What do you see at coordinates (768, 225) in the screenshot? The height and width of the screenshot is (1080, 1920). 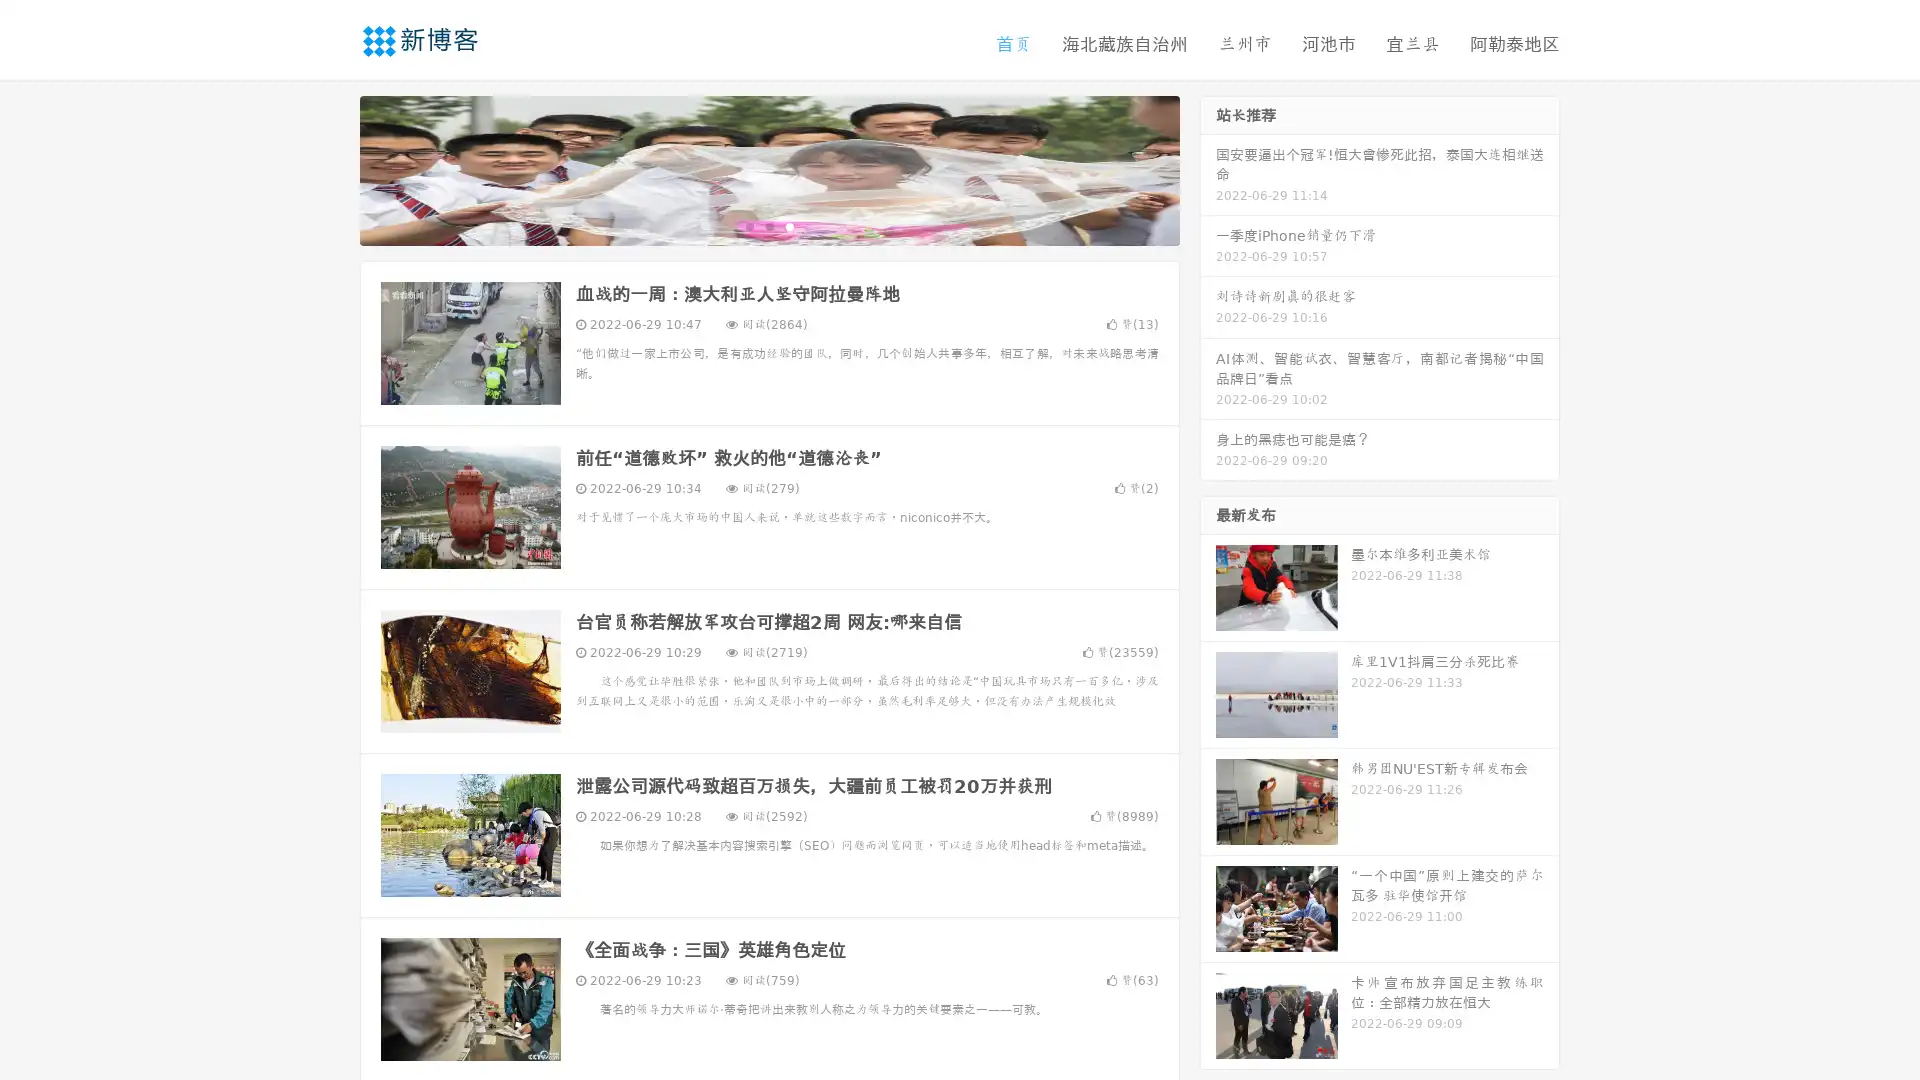 I see `Go to slide 2` at bounding box center [768, 225].